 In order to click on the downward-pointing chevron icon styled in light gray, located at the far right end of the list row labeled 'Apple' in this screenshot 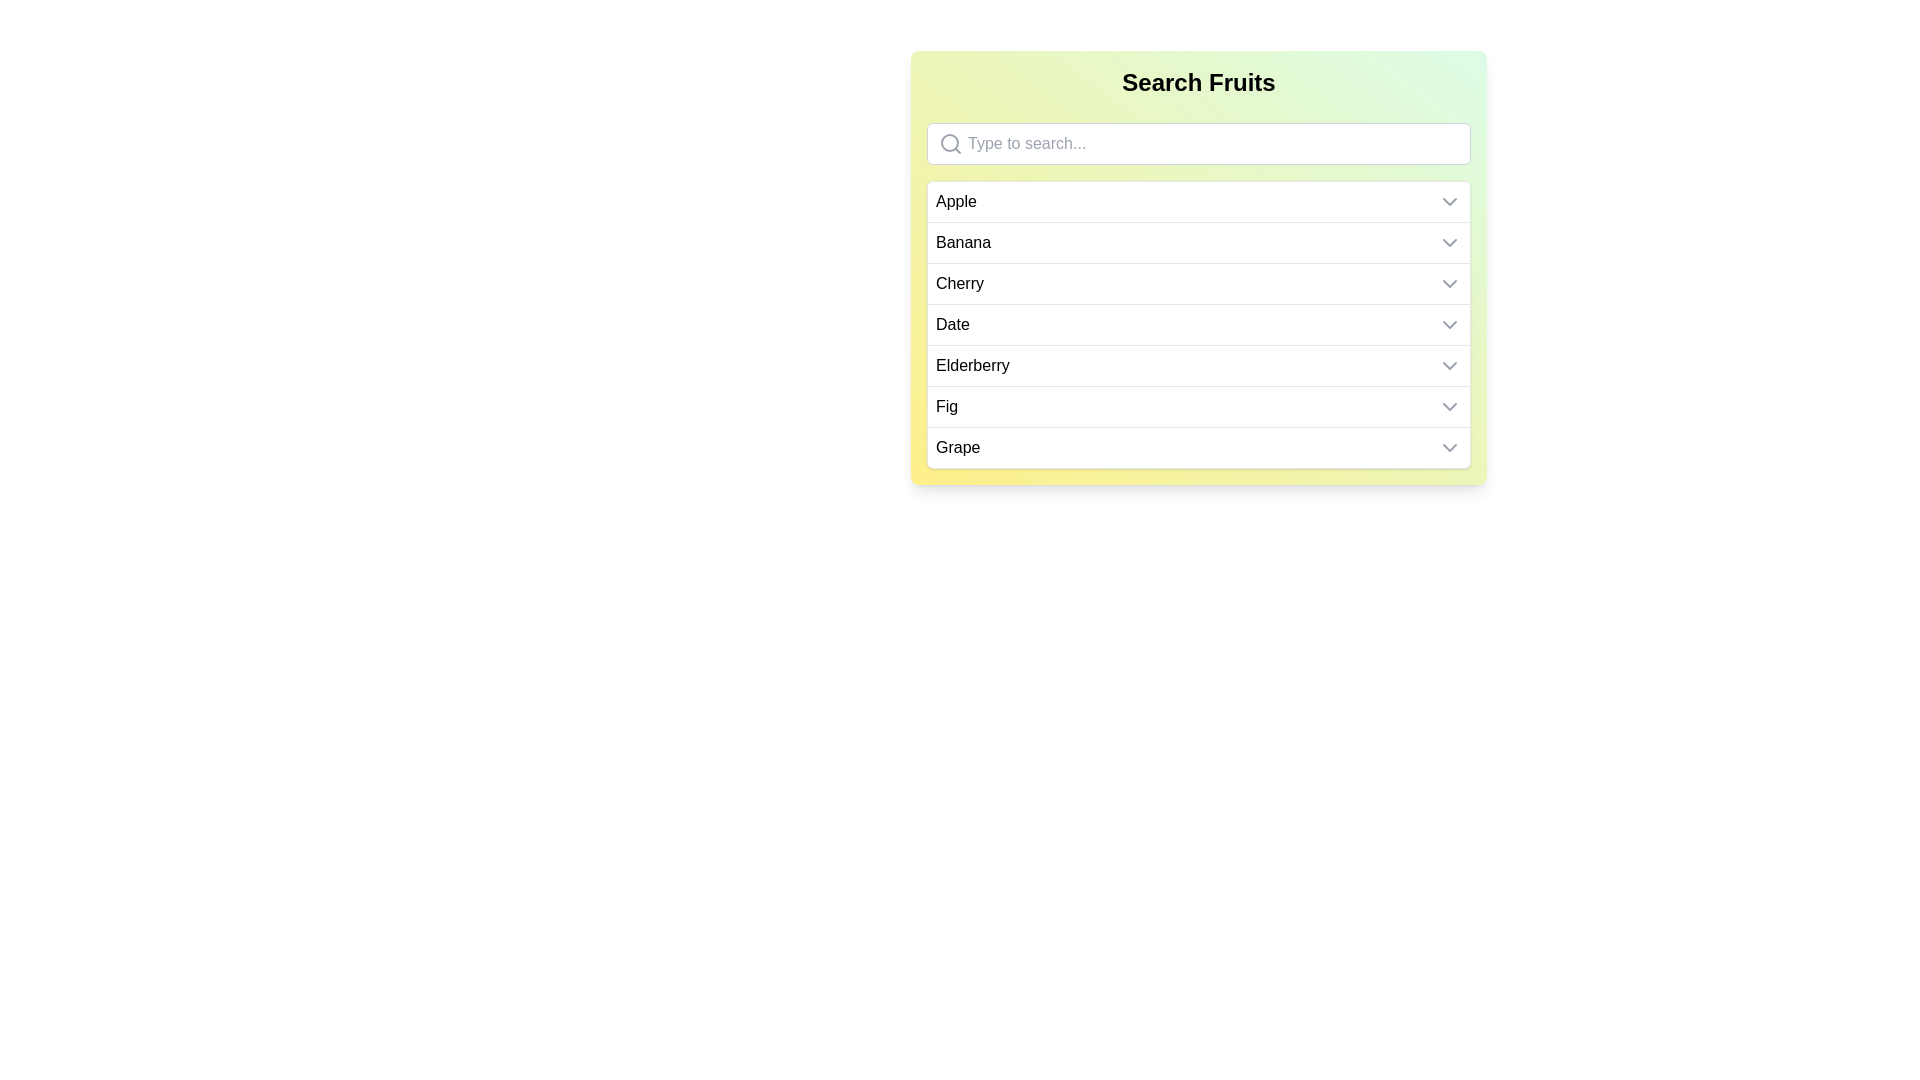, I will do `click(1449, 201)`.